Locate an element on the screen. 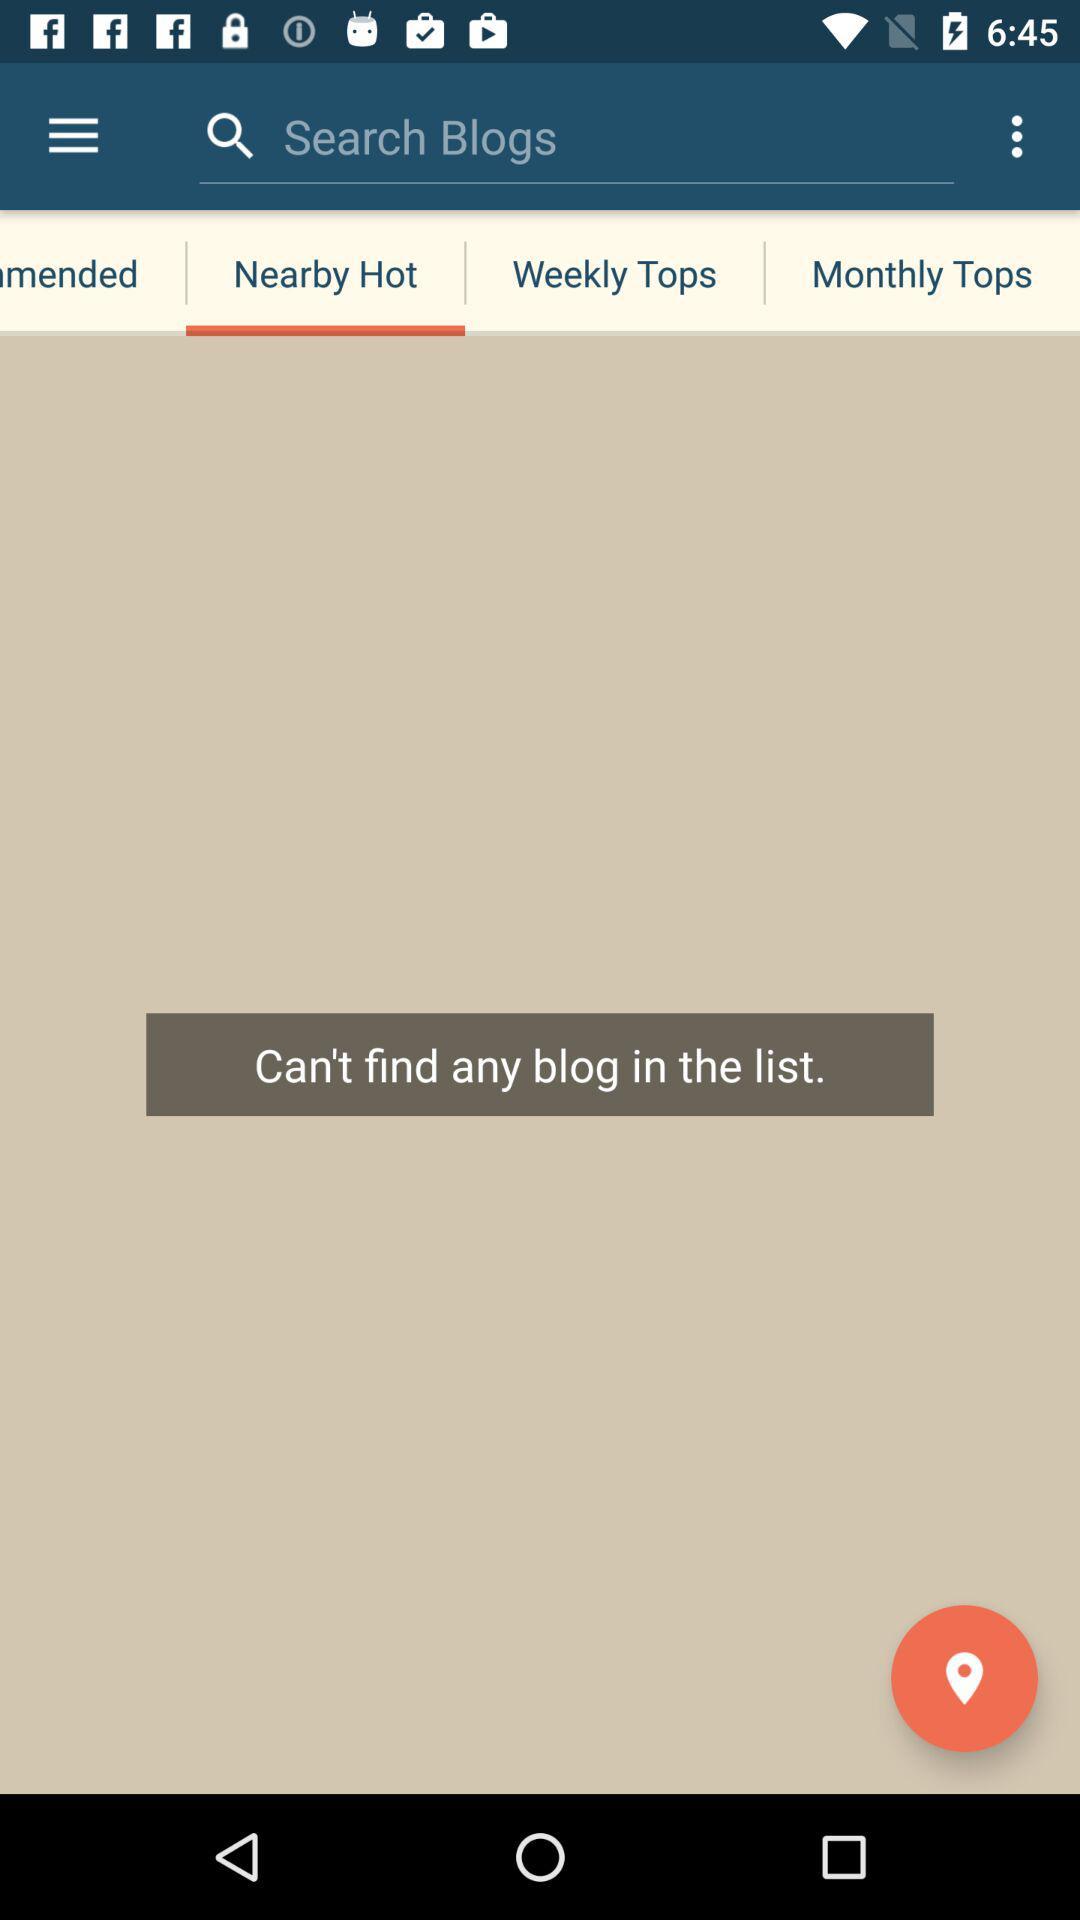 The width and height of the screenshot is (1080, 1920). icon next to nearby hot is located at coordinates (72, 135).